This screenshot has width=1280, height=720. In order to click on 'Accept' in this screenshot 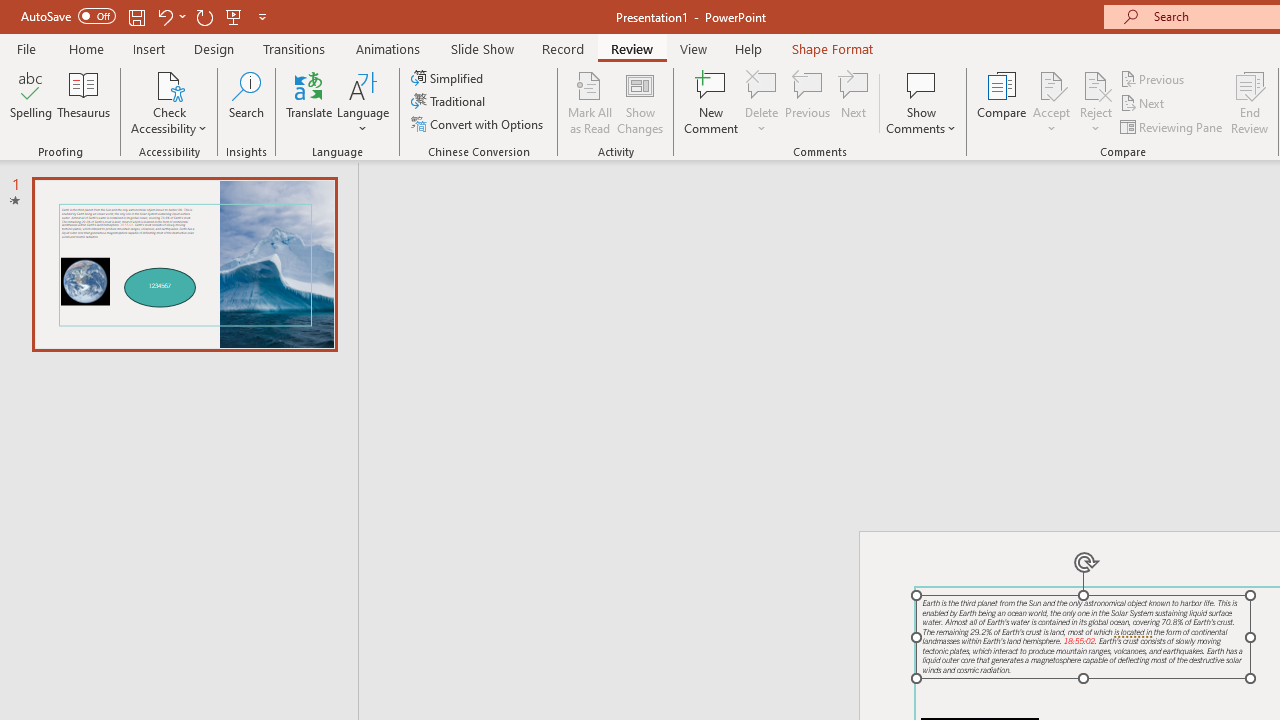, I will do `click(1050, 103)`.